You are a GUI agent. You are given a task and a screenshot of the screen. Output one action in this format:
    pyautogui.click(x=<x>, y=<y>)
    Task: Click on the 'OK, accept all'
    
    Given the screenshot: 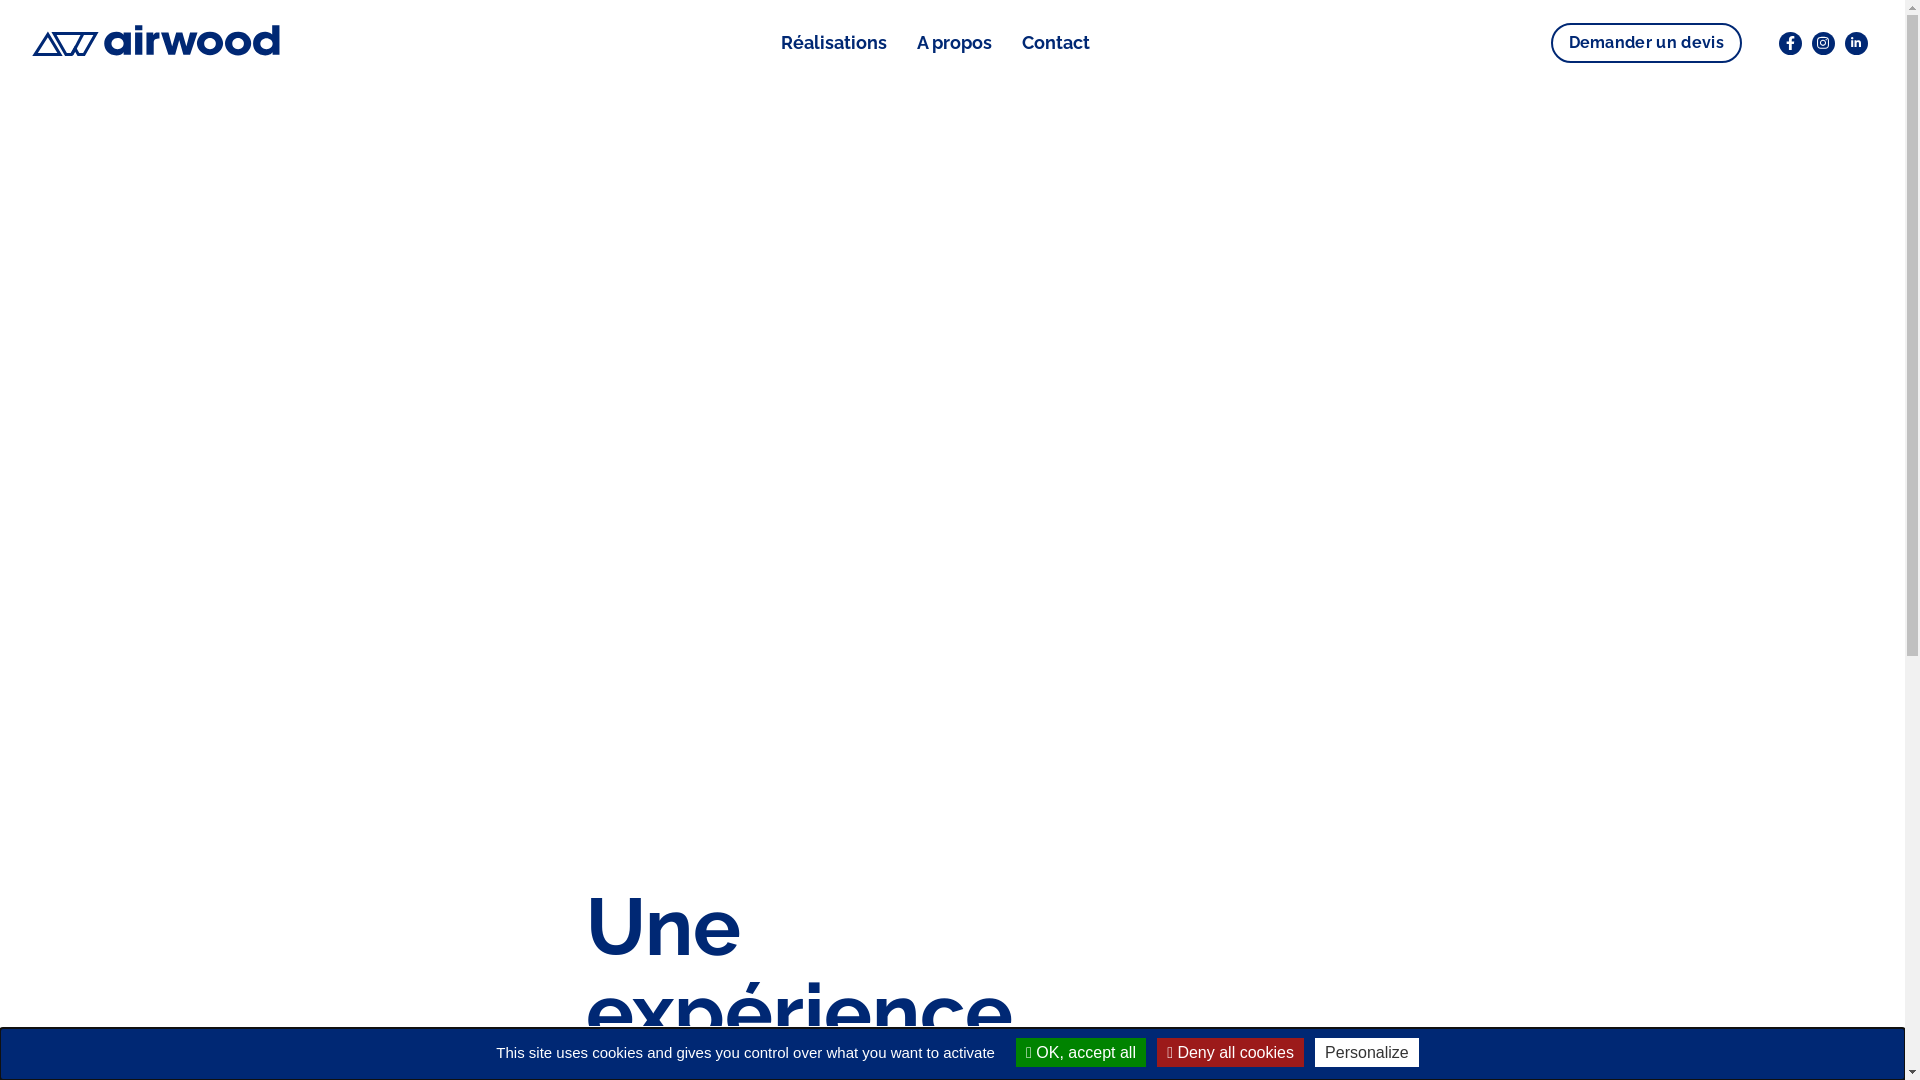 What is the action you would take?
    pyautogui.click(x=1079, y=1051)
    